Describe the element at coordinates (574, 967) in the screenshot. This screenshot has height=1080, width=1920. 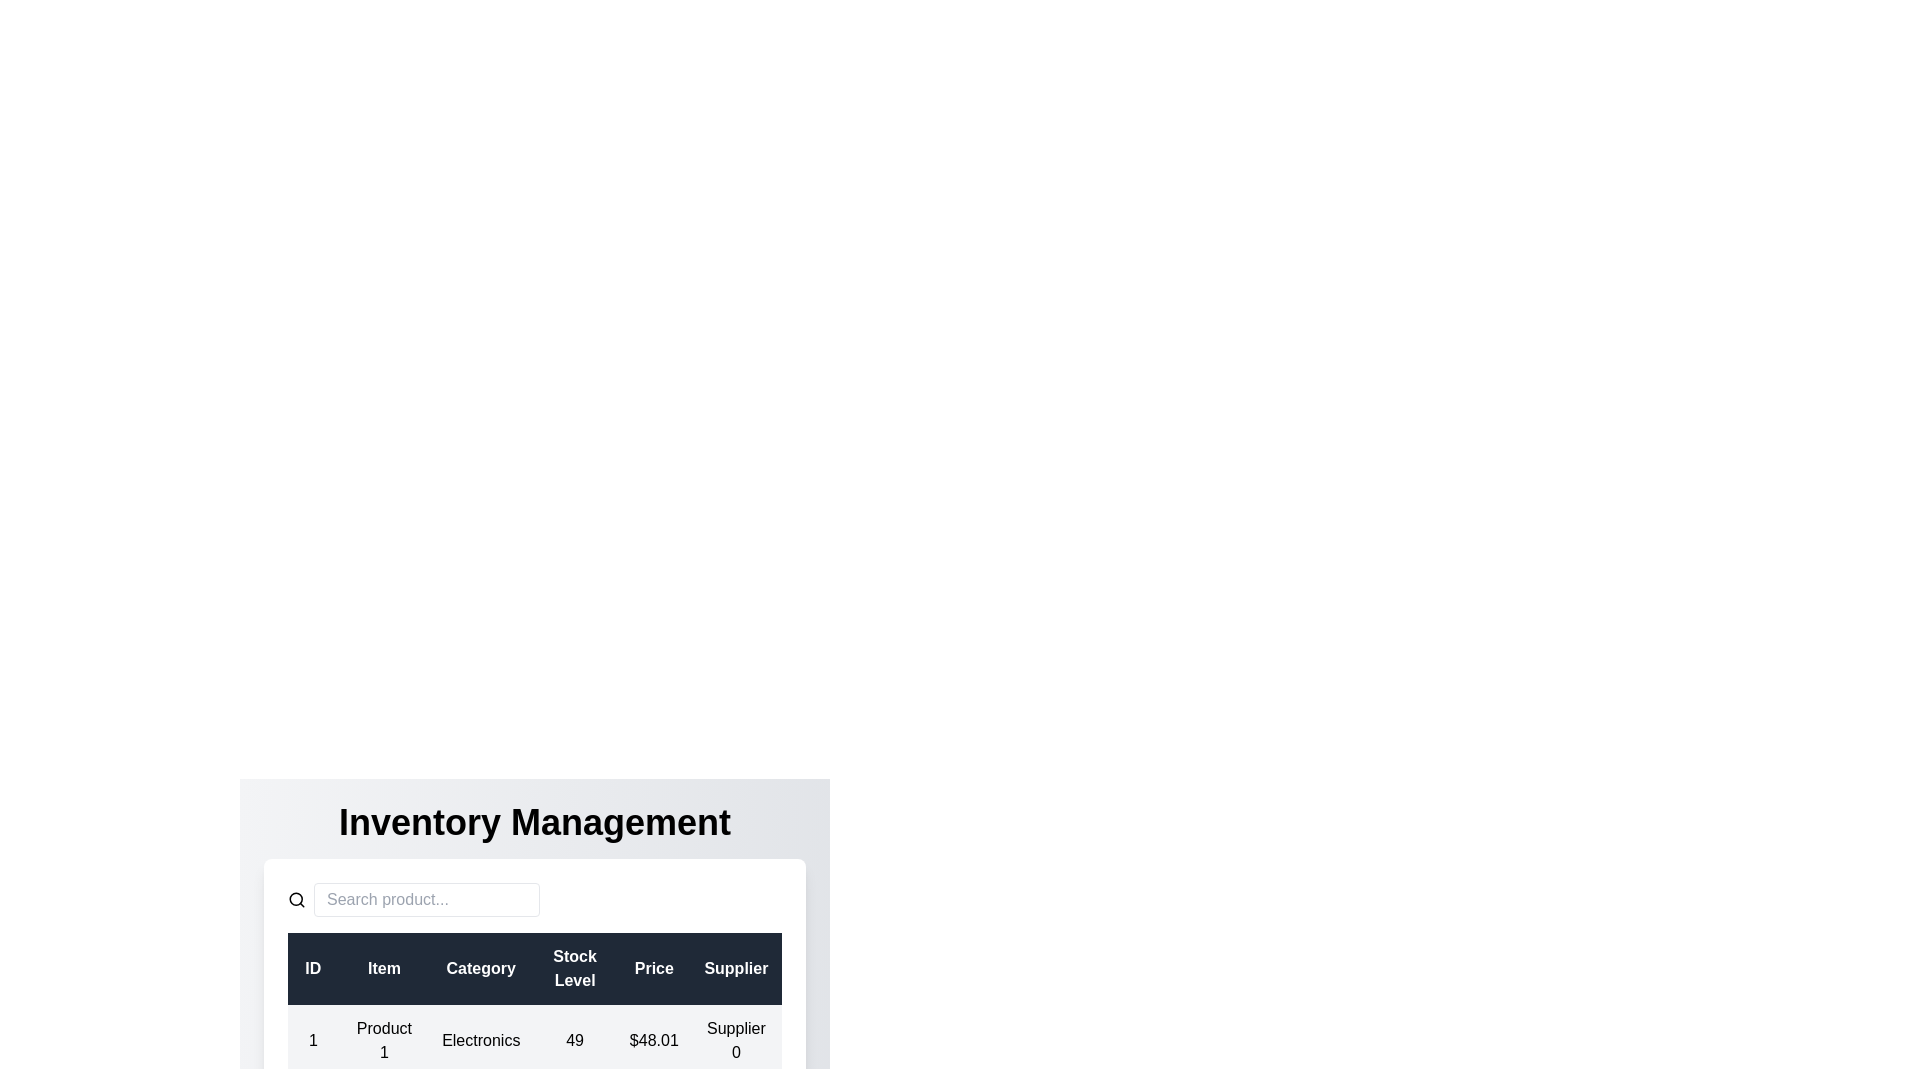
I see `the column header Stock Level to sort the data by that column` at that location.